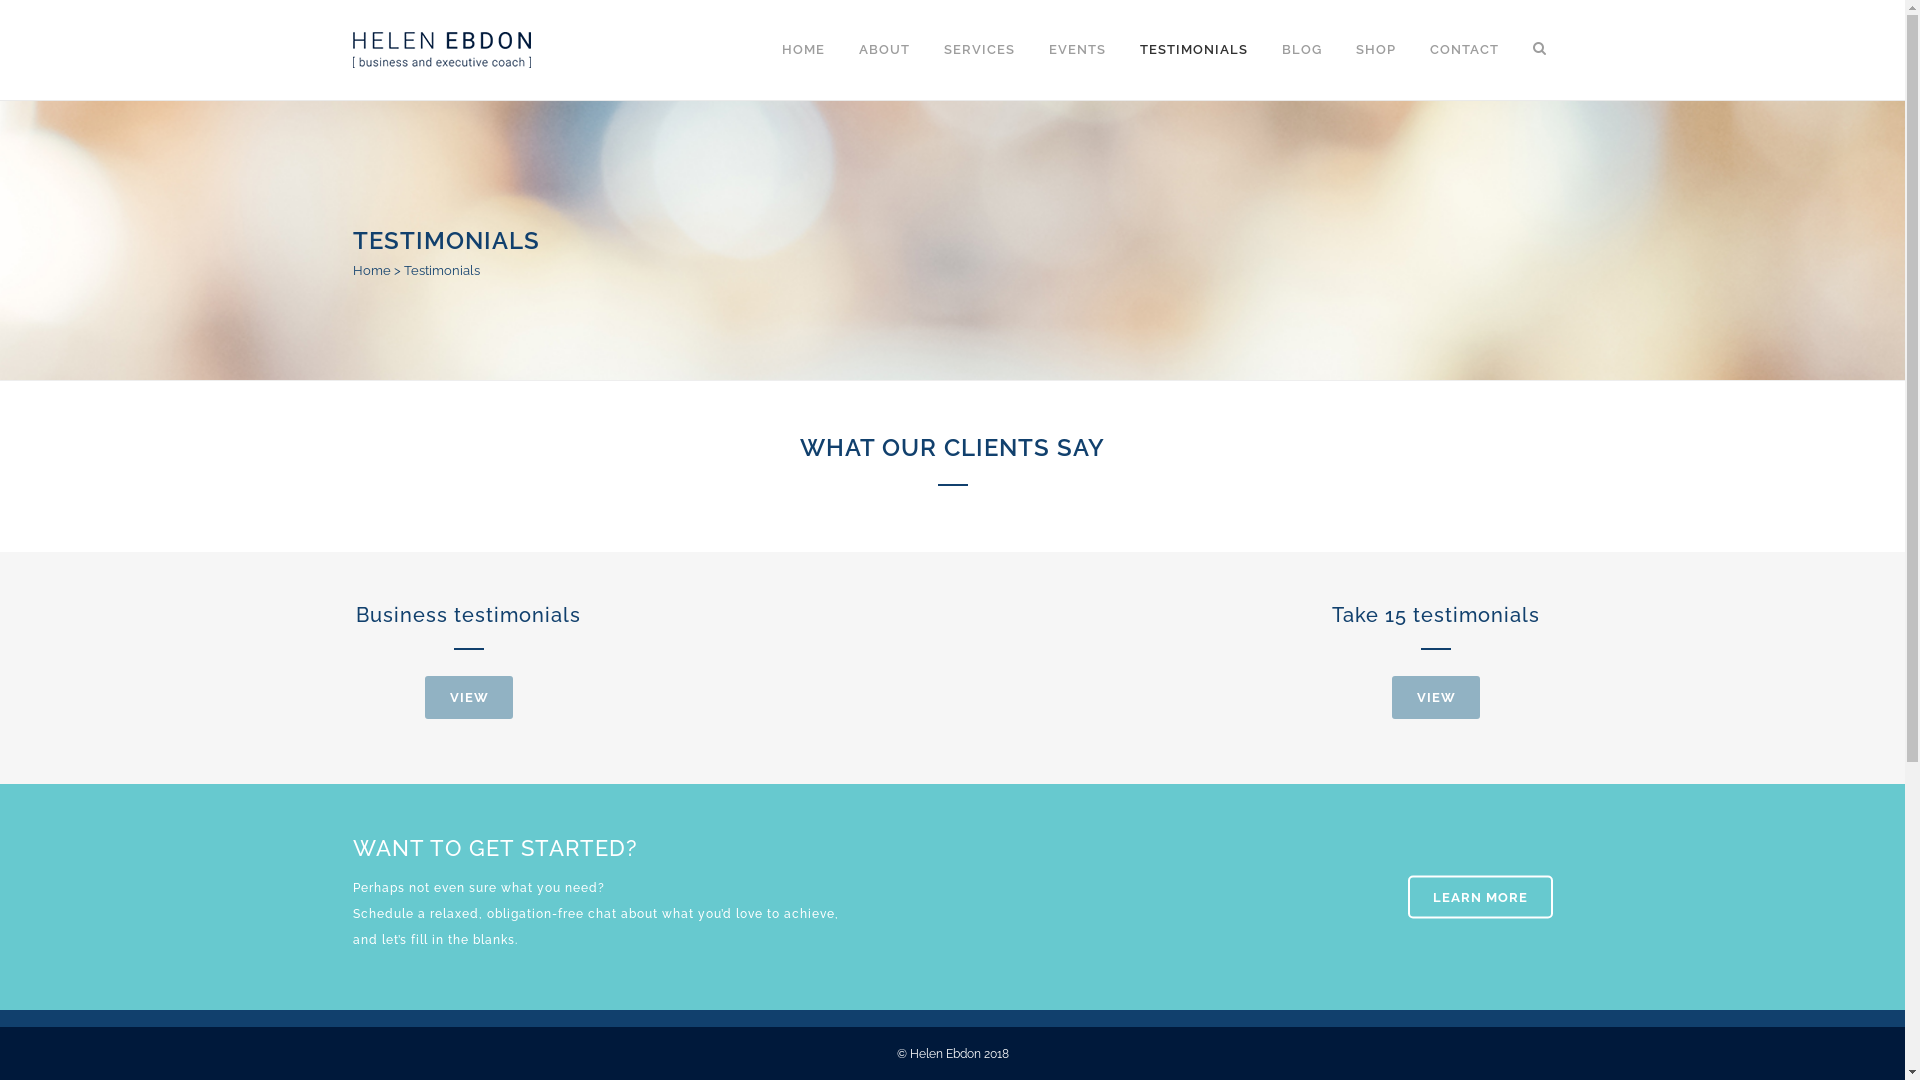 The height and width of the screenshot is (1080, 1920). What do you see at coordinates (1012, 779) in the screenshot?
I see `'Testimonials'` at bounding box center [1012, 779].